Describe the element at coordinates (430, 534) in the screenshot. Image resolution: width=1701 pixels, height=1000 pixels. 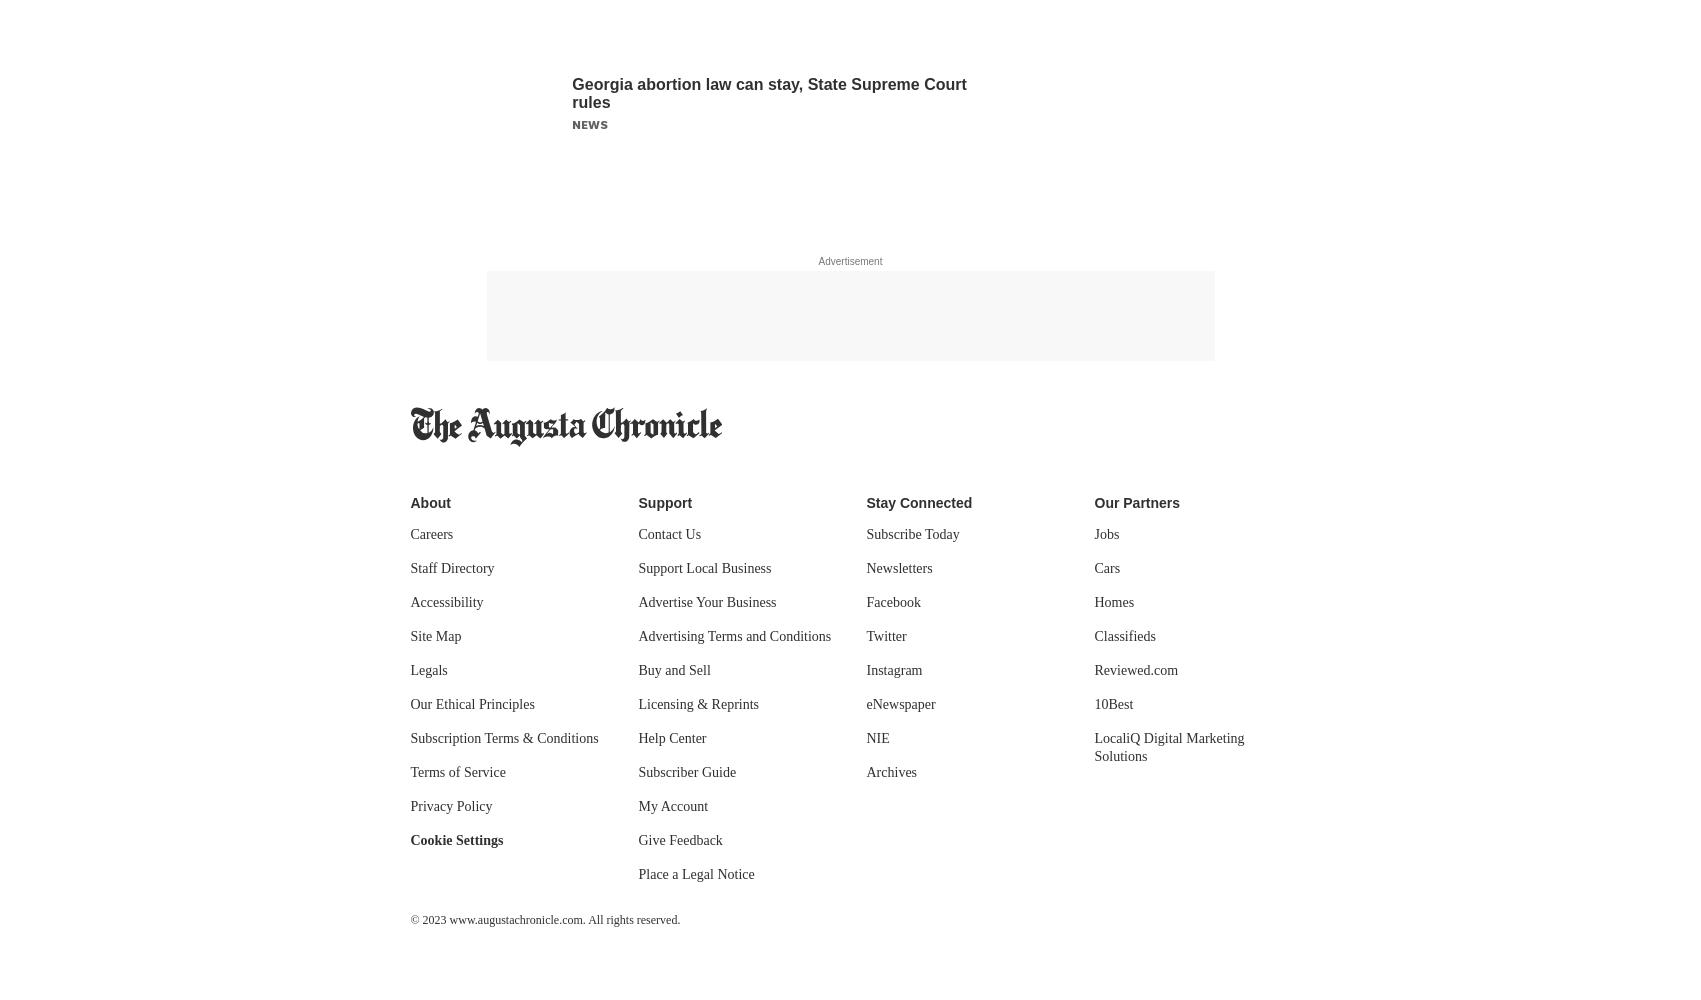
I see `'Careers'` at that location.